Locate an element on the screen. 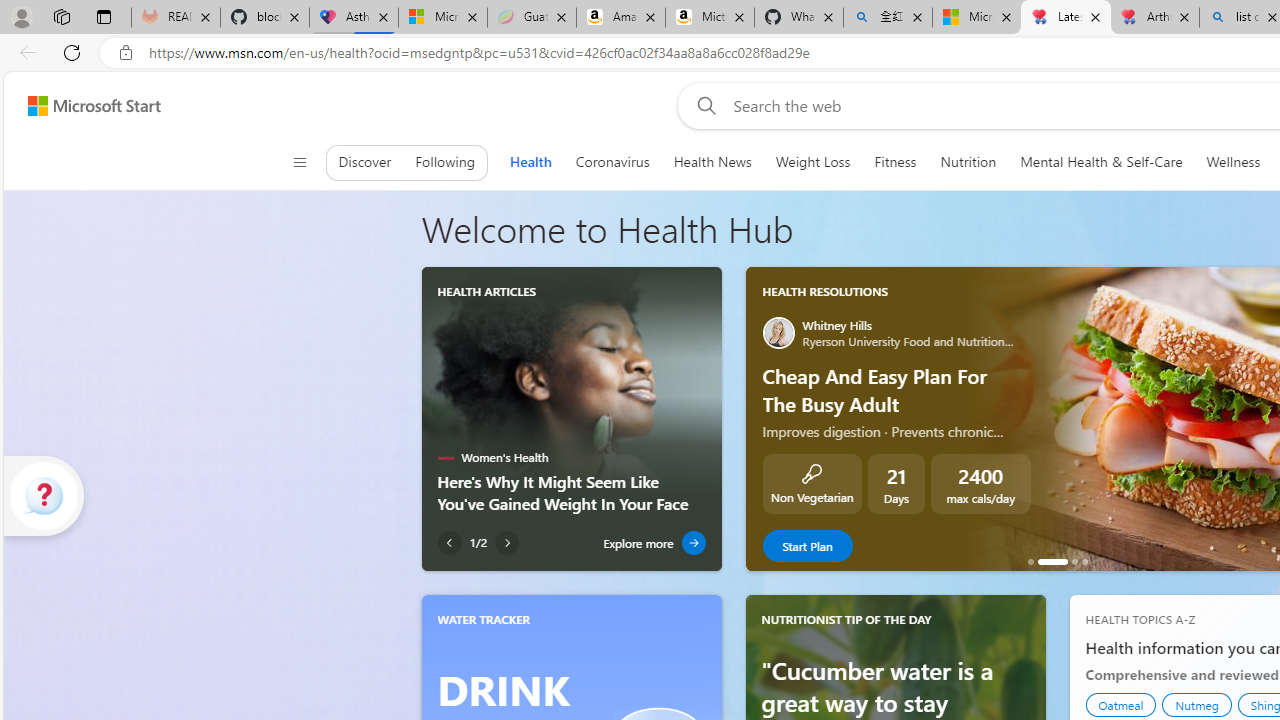  'HEALTH ARTICLES' is located at coordinates (487, 291).